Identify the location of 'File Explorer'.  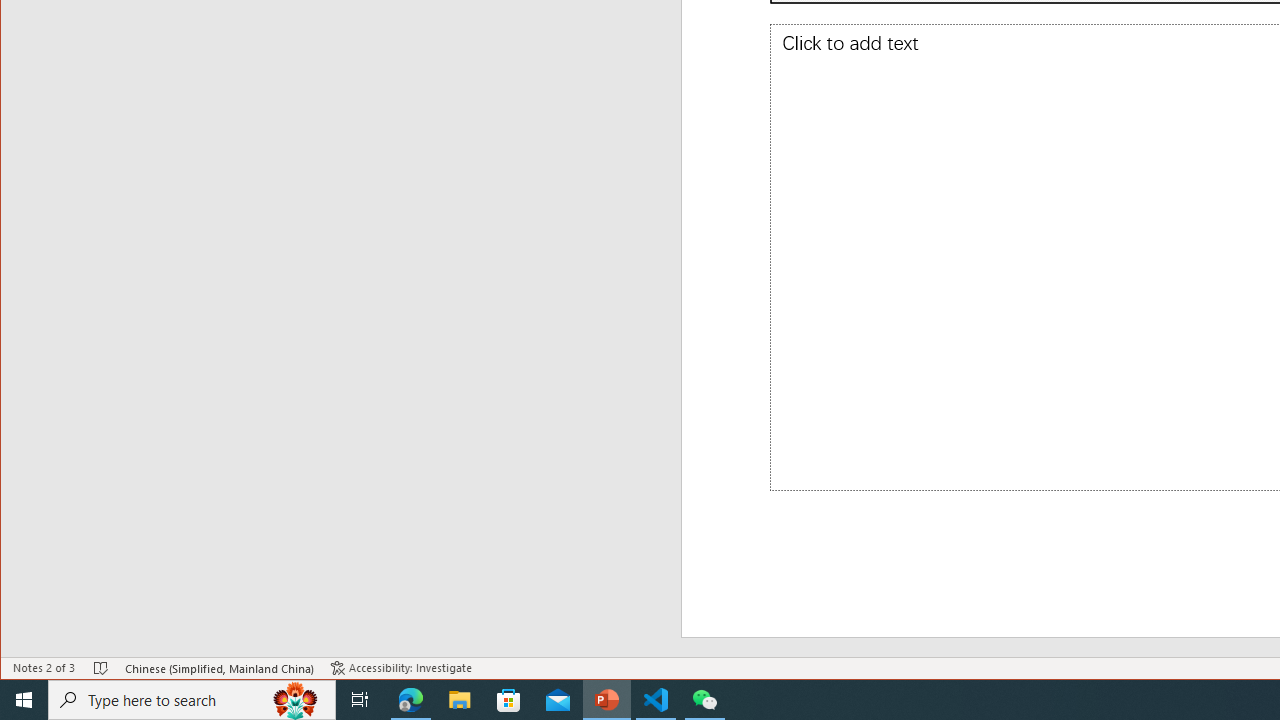
(459, 698).